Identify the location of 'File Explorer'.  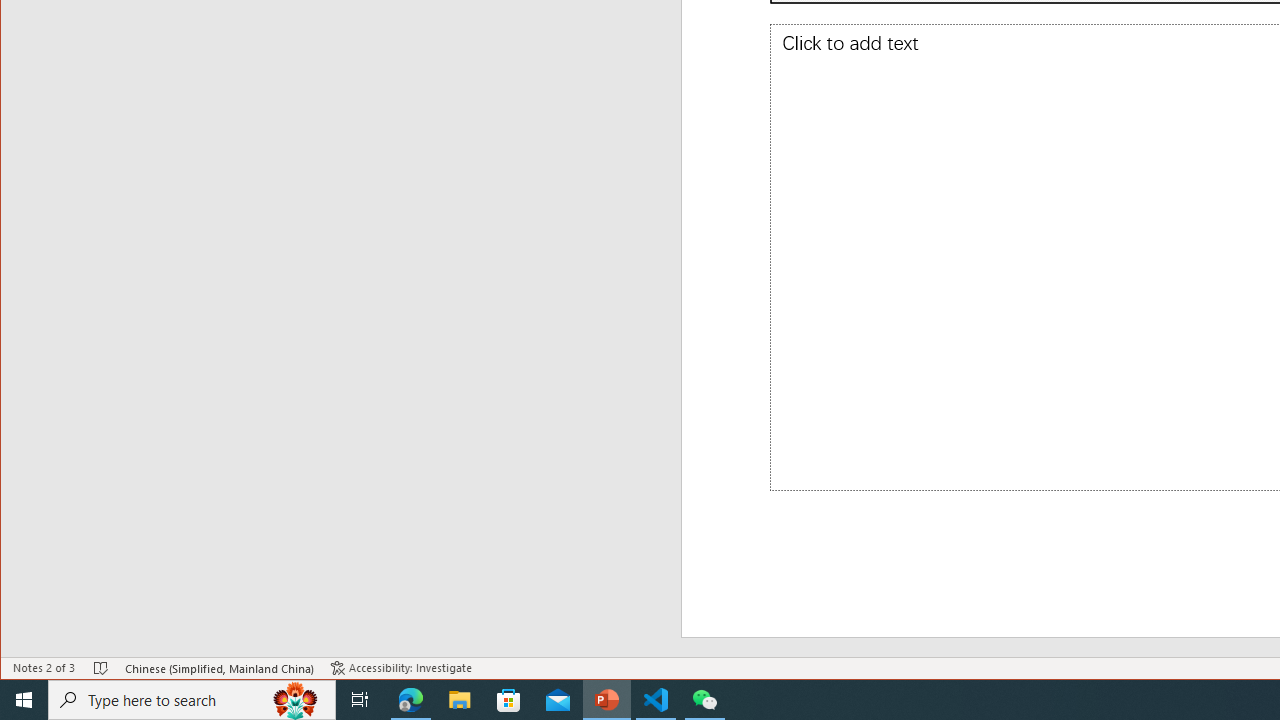
(459, 698).